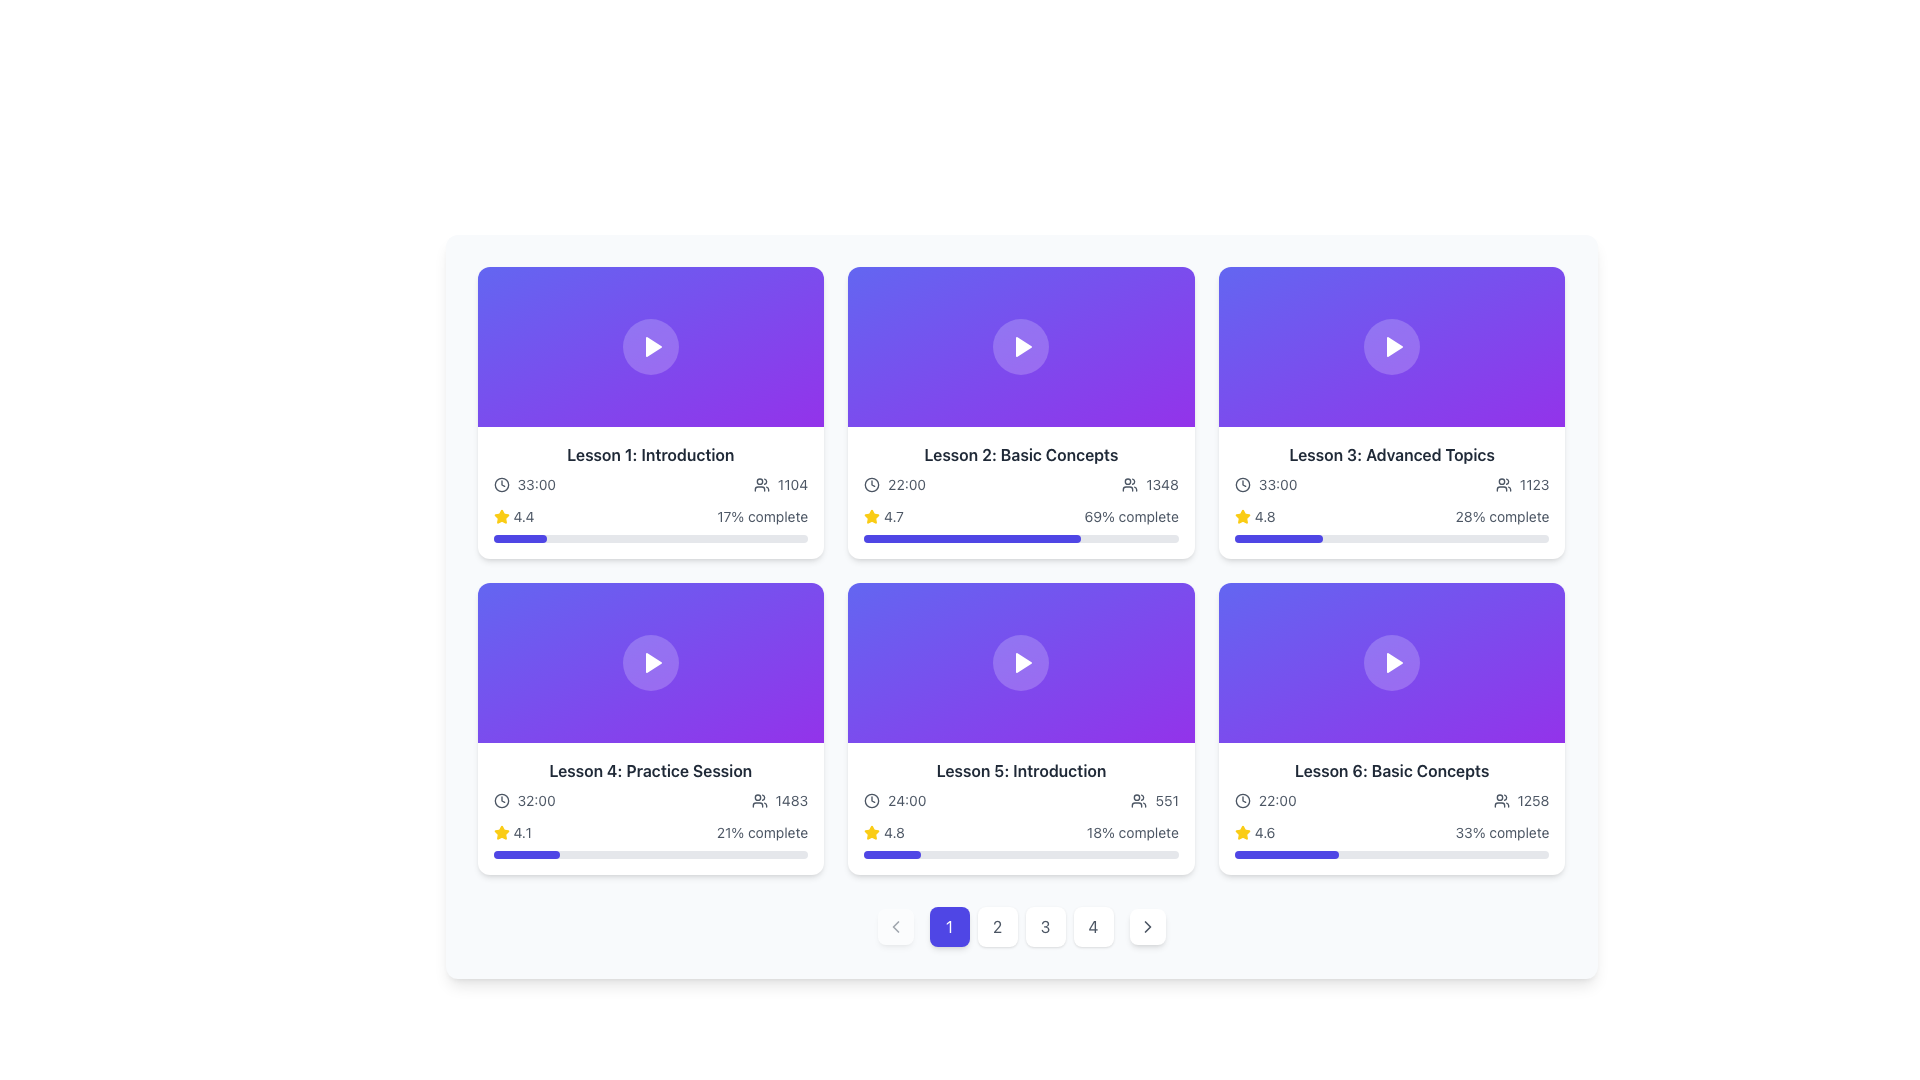  I want to click on the play button, which is a white triangular icon on a purple circular background, located in the top center area of the bottom-right card in a grid layout, so click(1393, 663).